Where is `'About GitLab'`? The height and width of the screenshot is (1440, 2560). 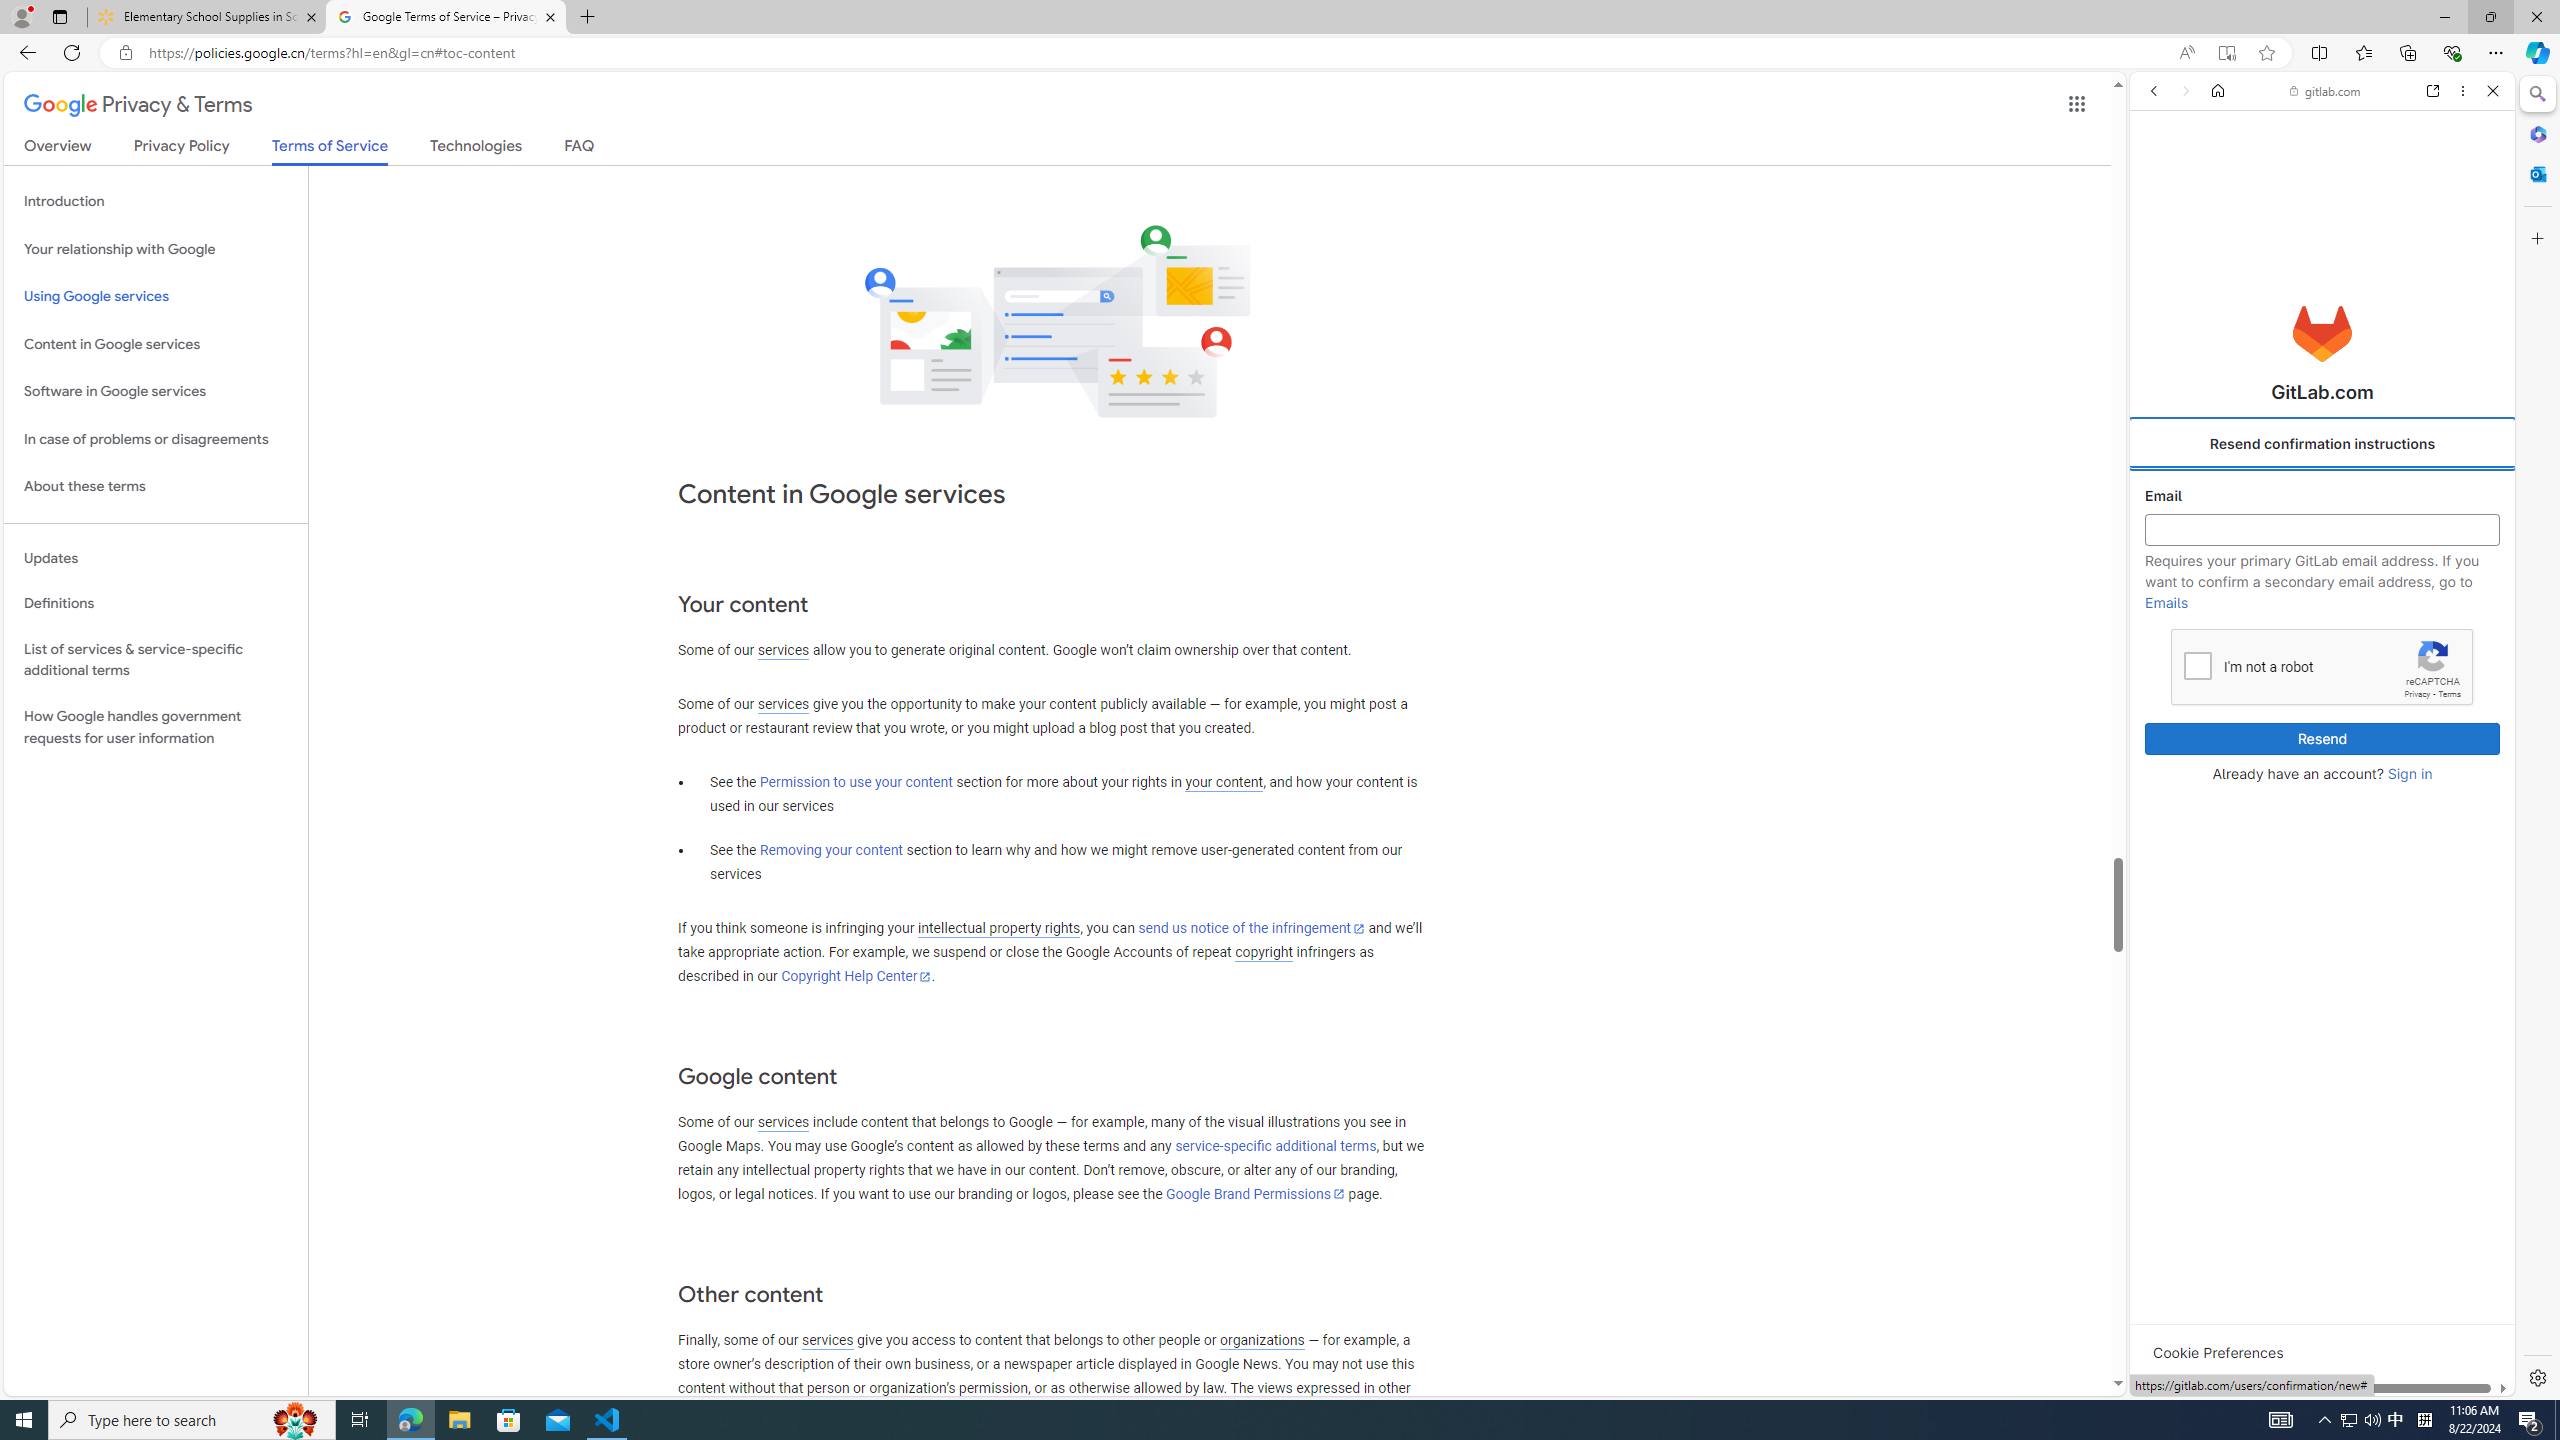
'About GitLab' is located at coordinates (2320, 591).